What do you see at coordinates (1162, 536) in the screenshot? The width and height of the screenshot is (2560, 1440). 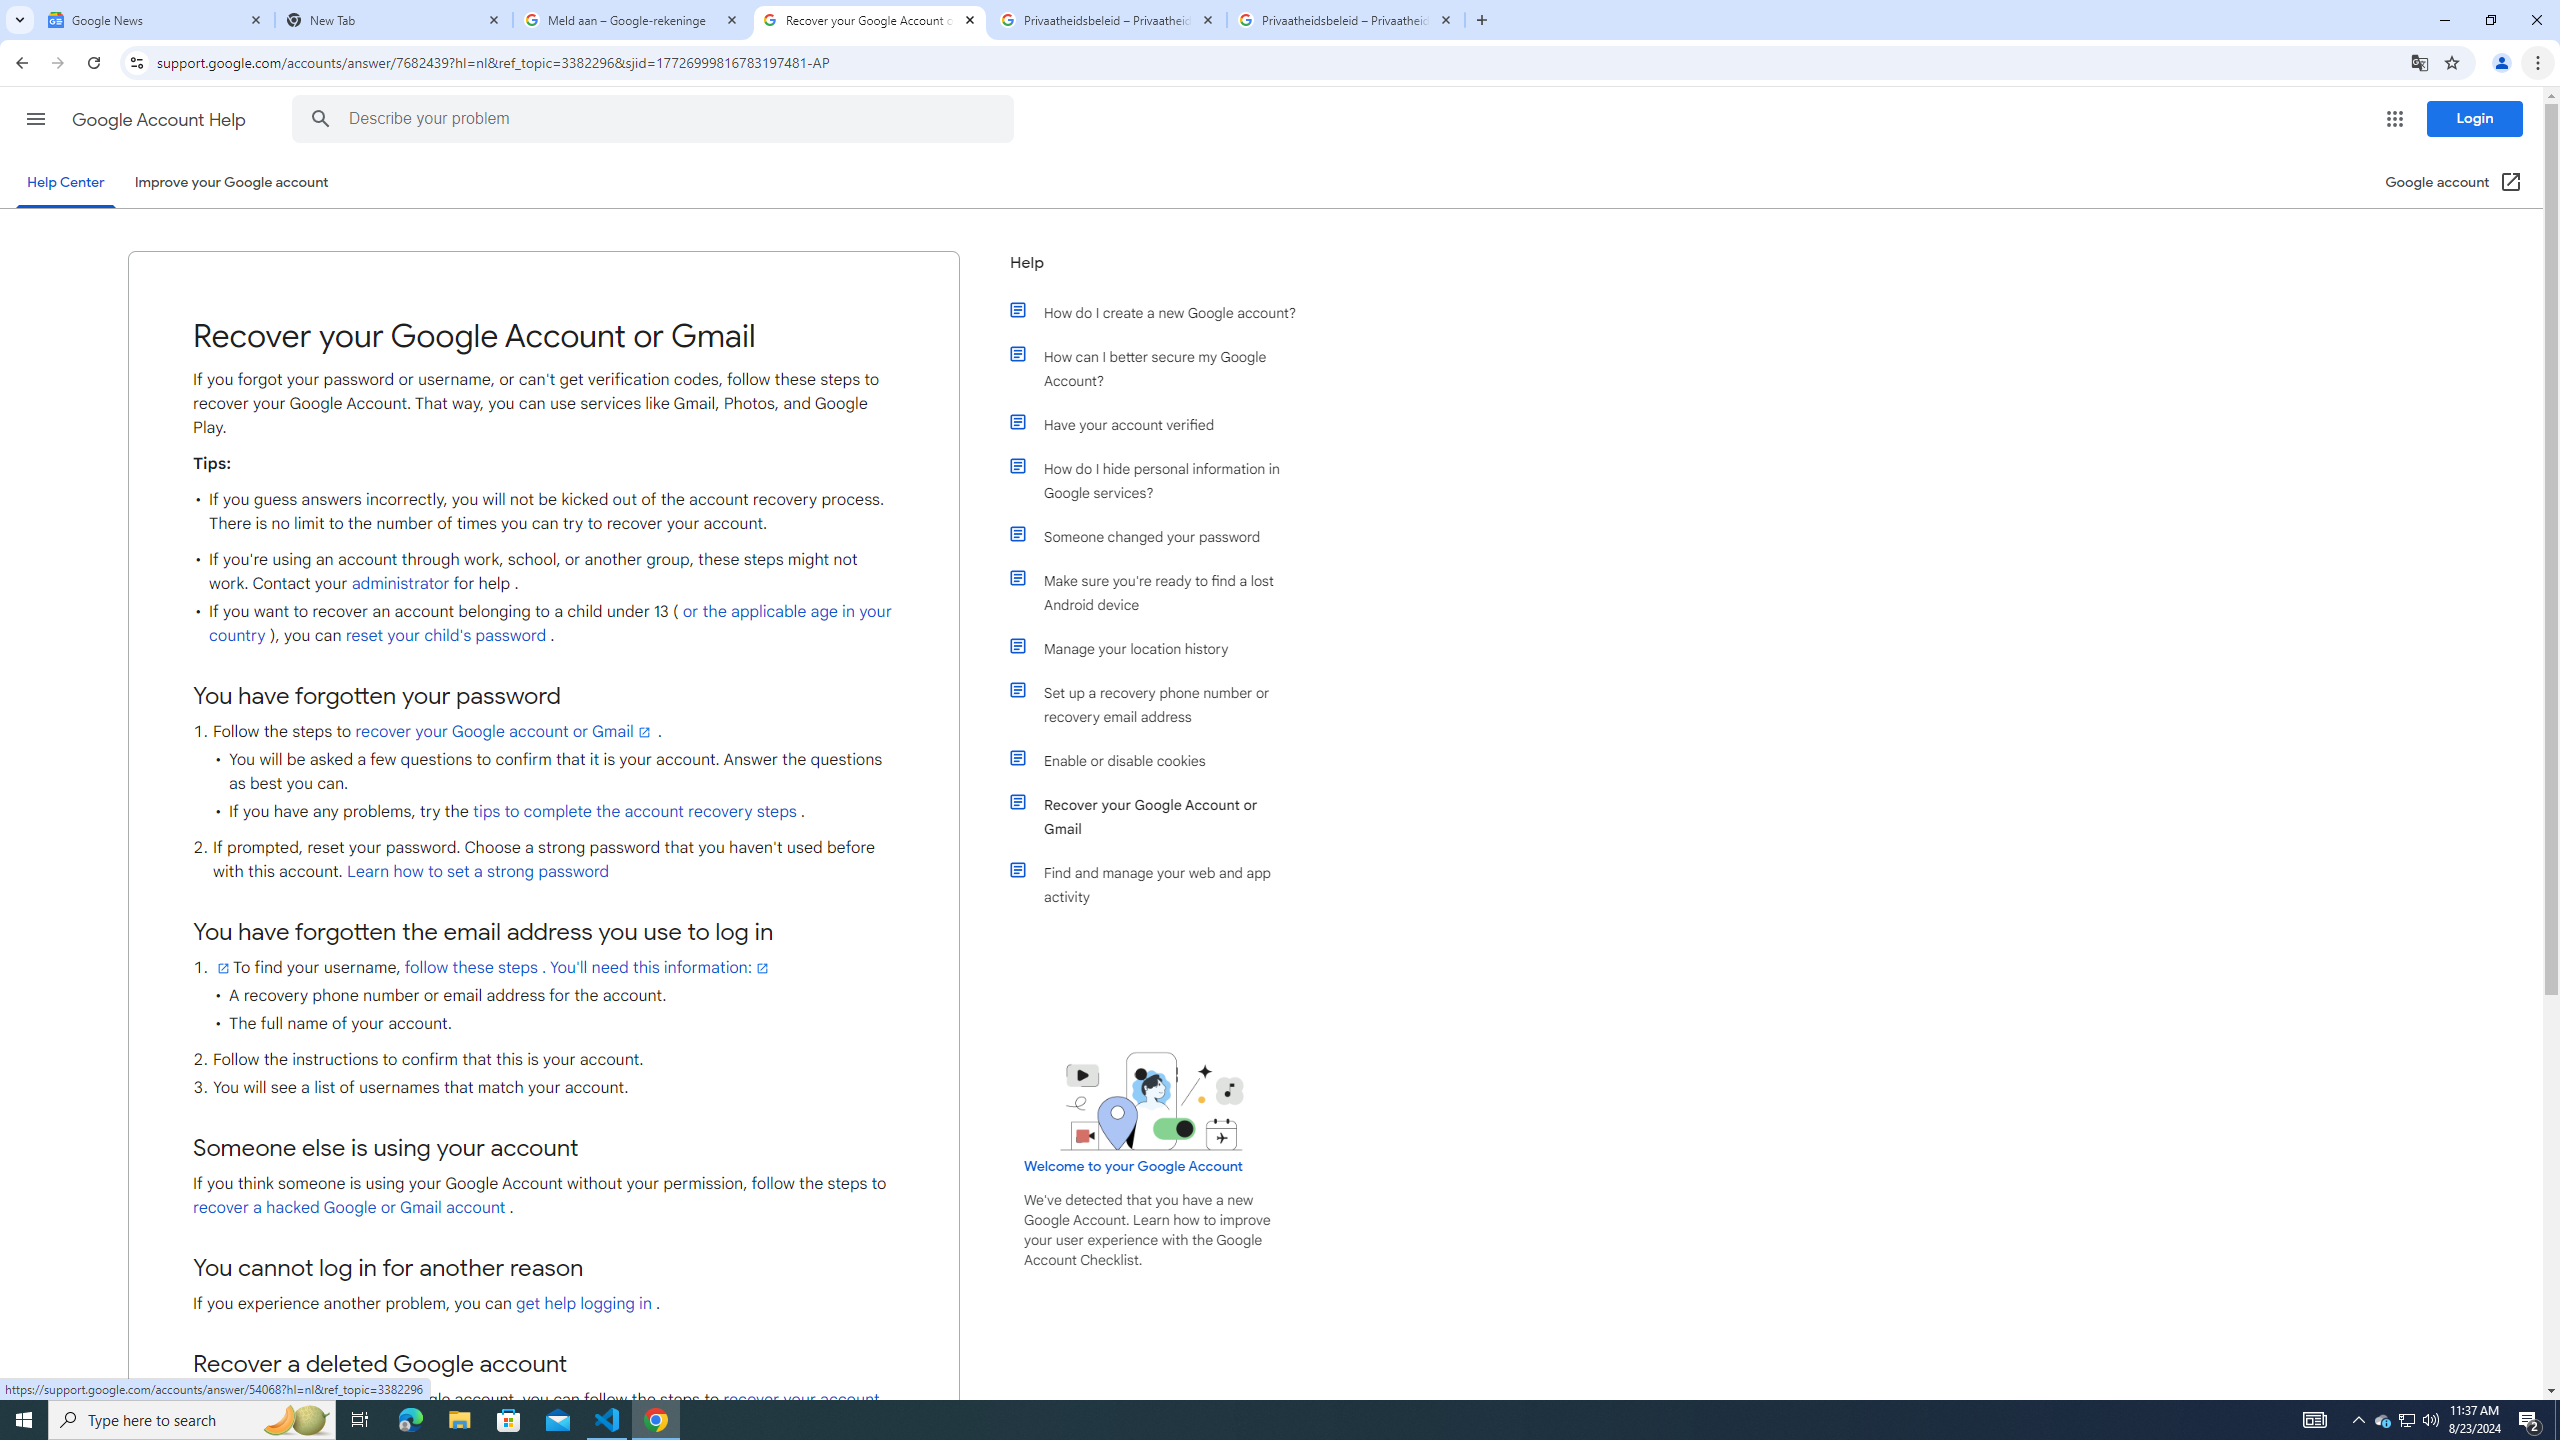 I see `'Someone changed your password'` at bounding box center [1162, 536].